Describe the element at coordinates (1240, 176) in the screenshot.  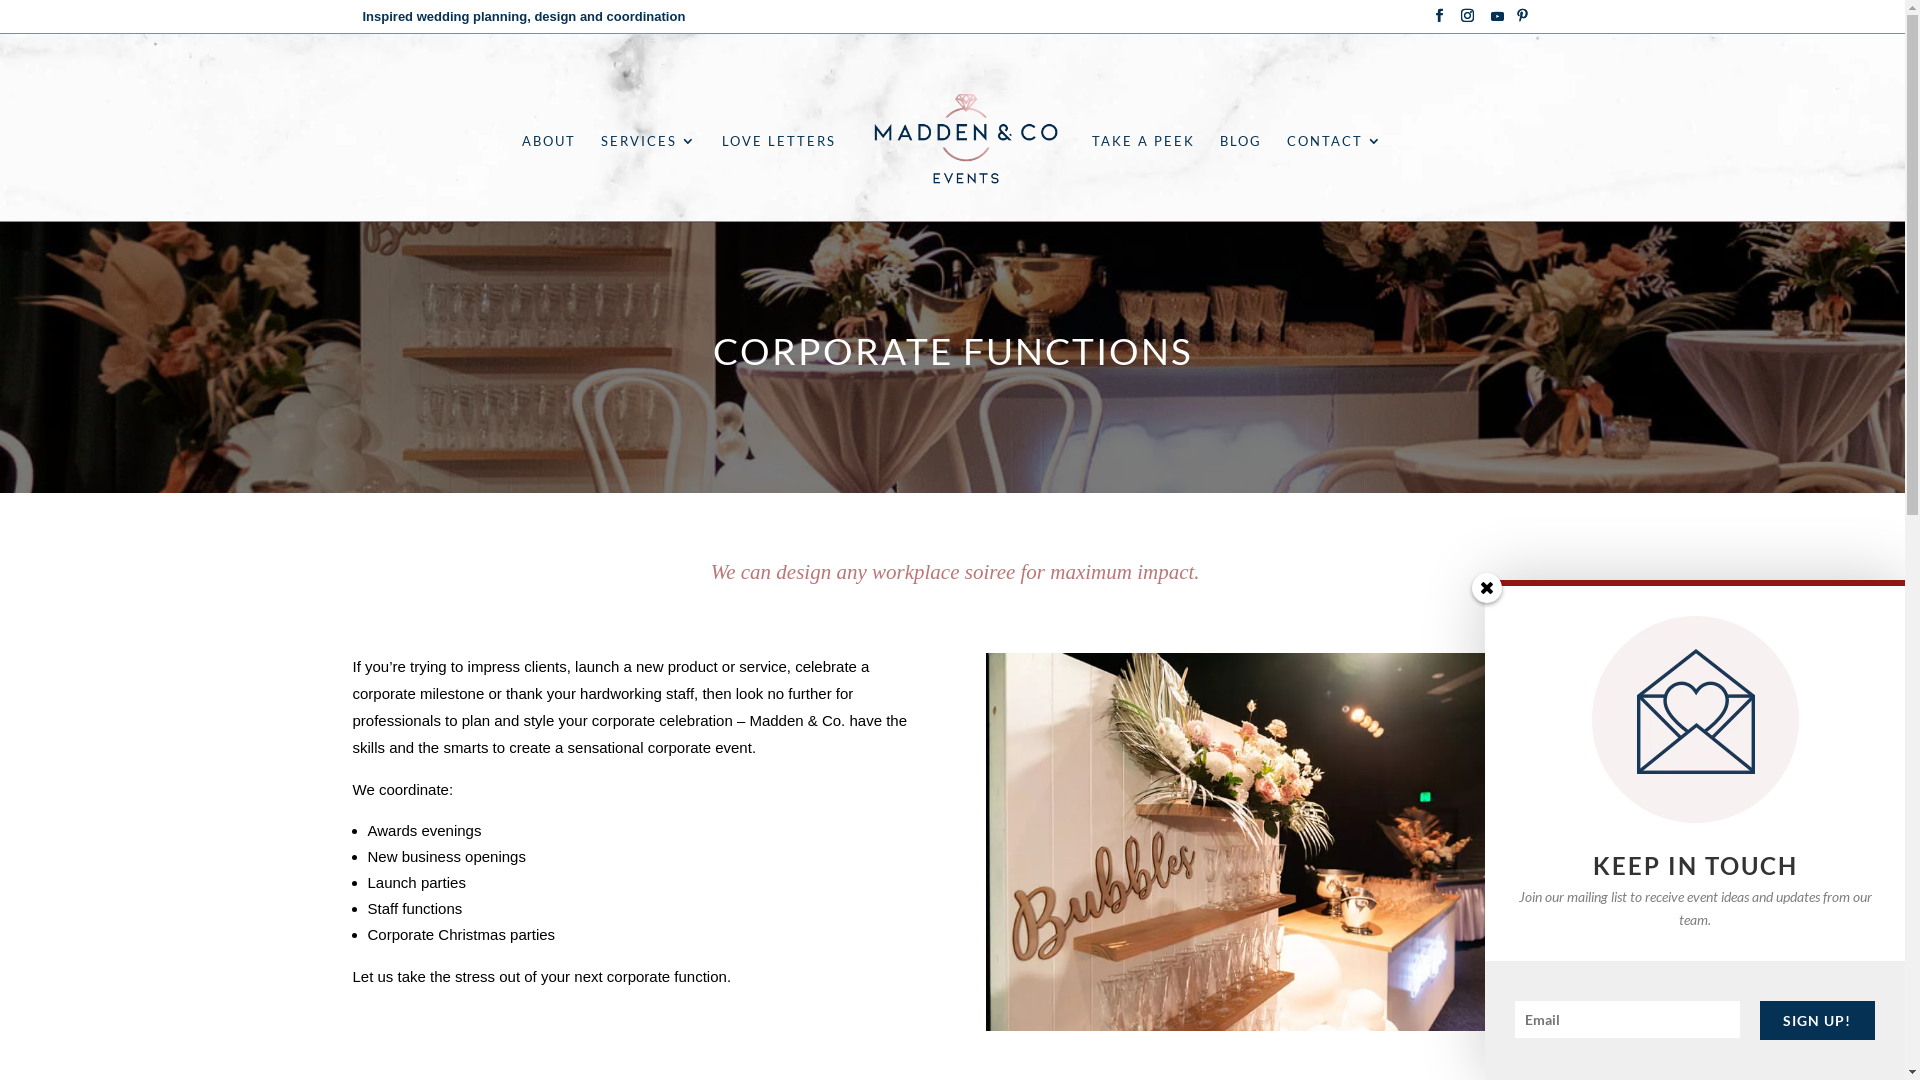
I see `'BLOG'` at that location.